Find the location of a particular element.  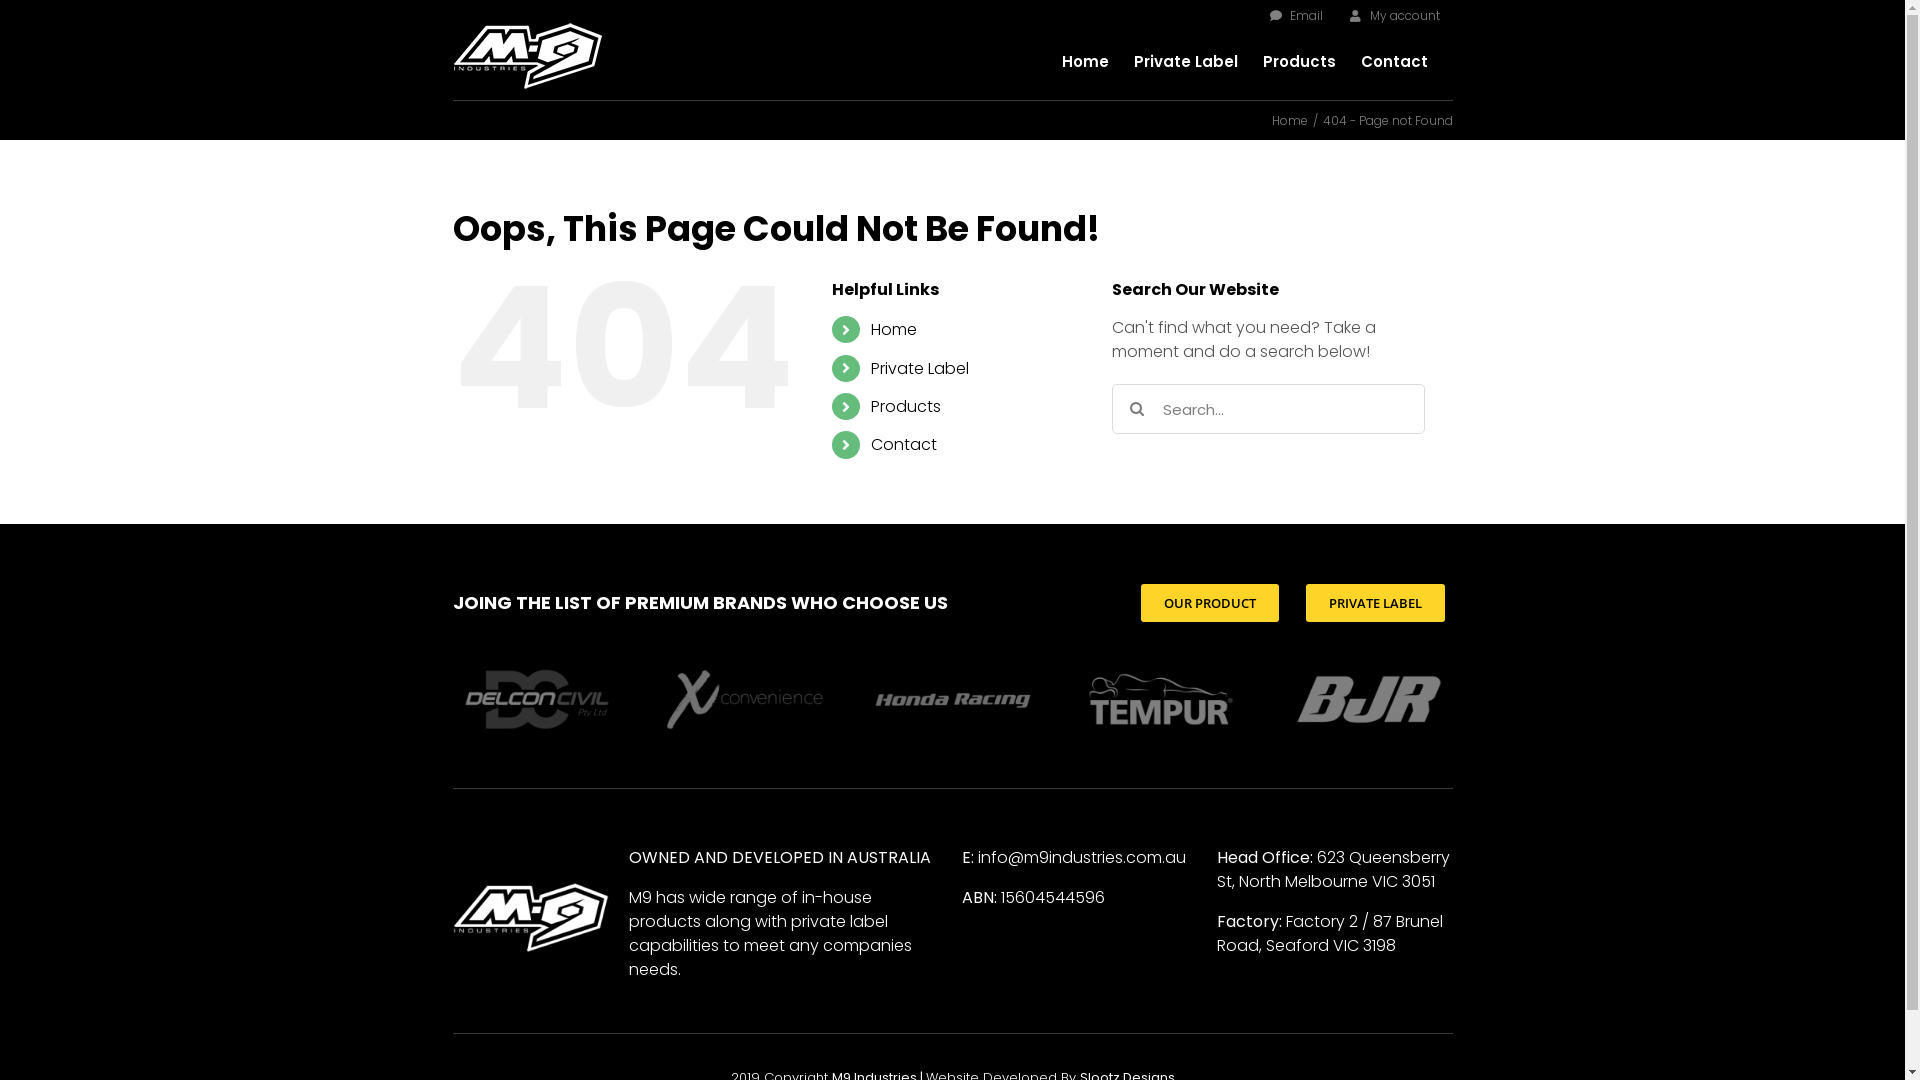

'My account' is located at coordinates (1392, 15).